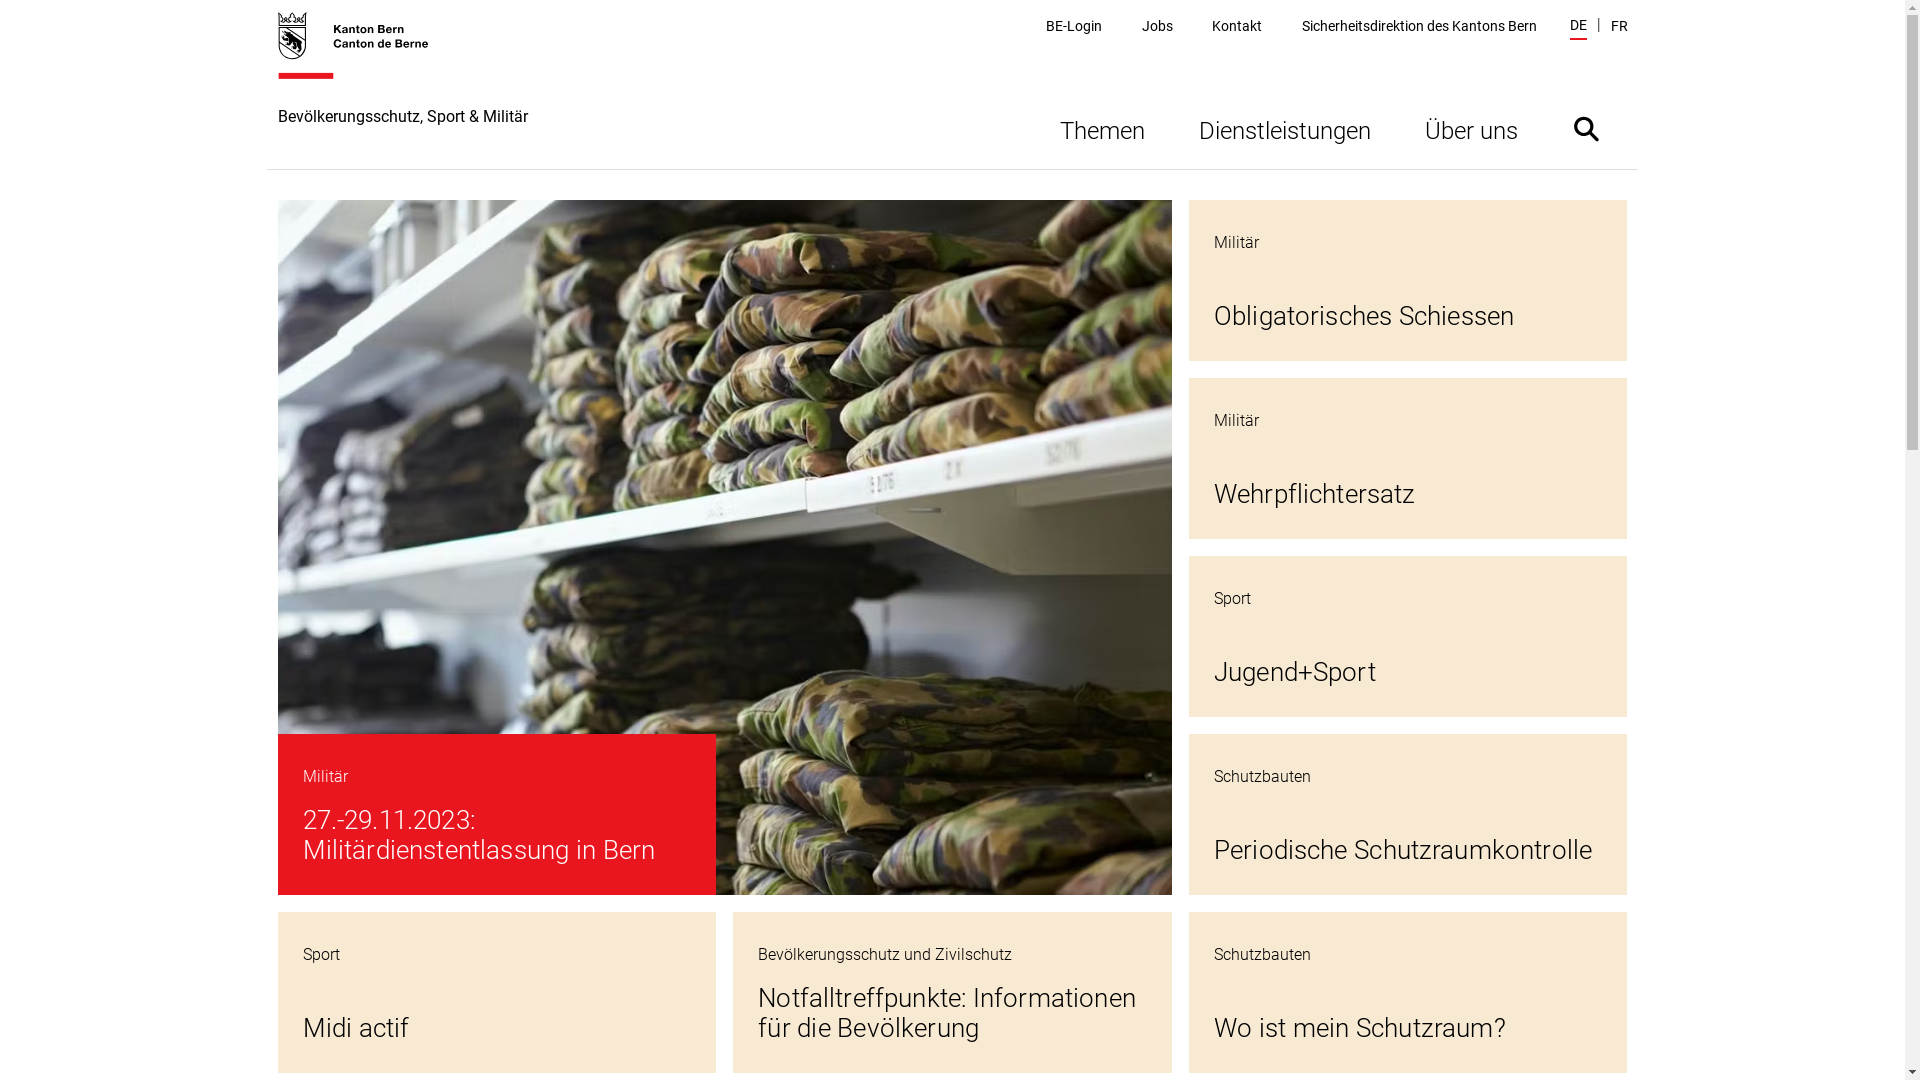  I want to click on 'Kontakt', so click(1210, 26).